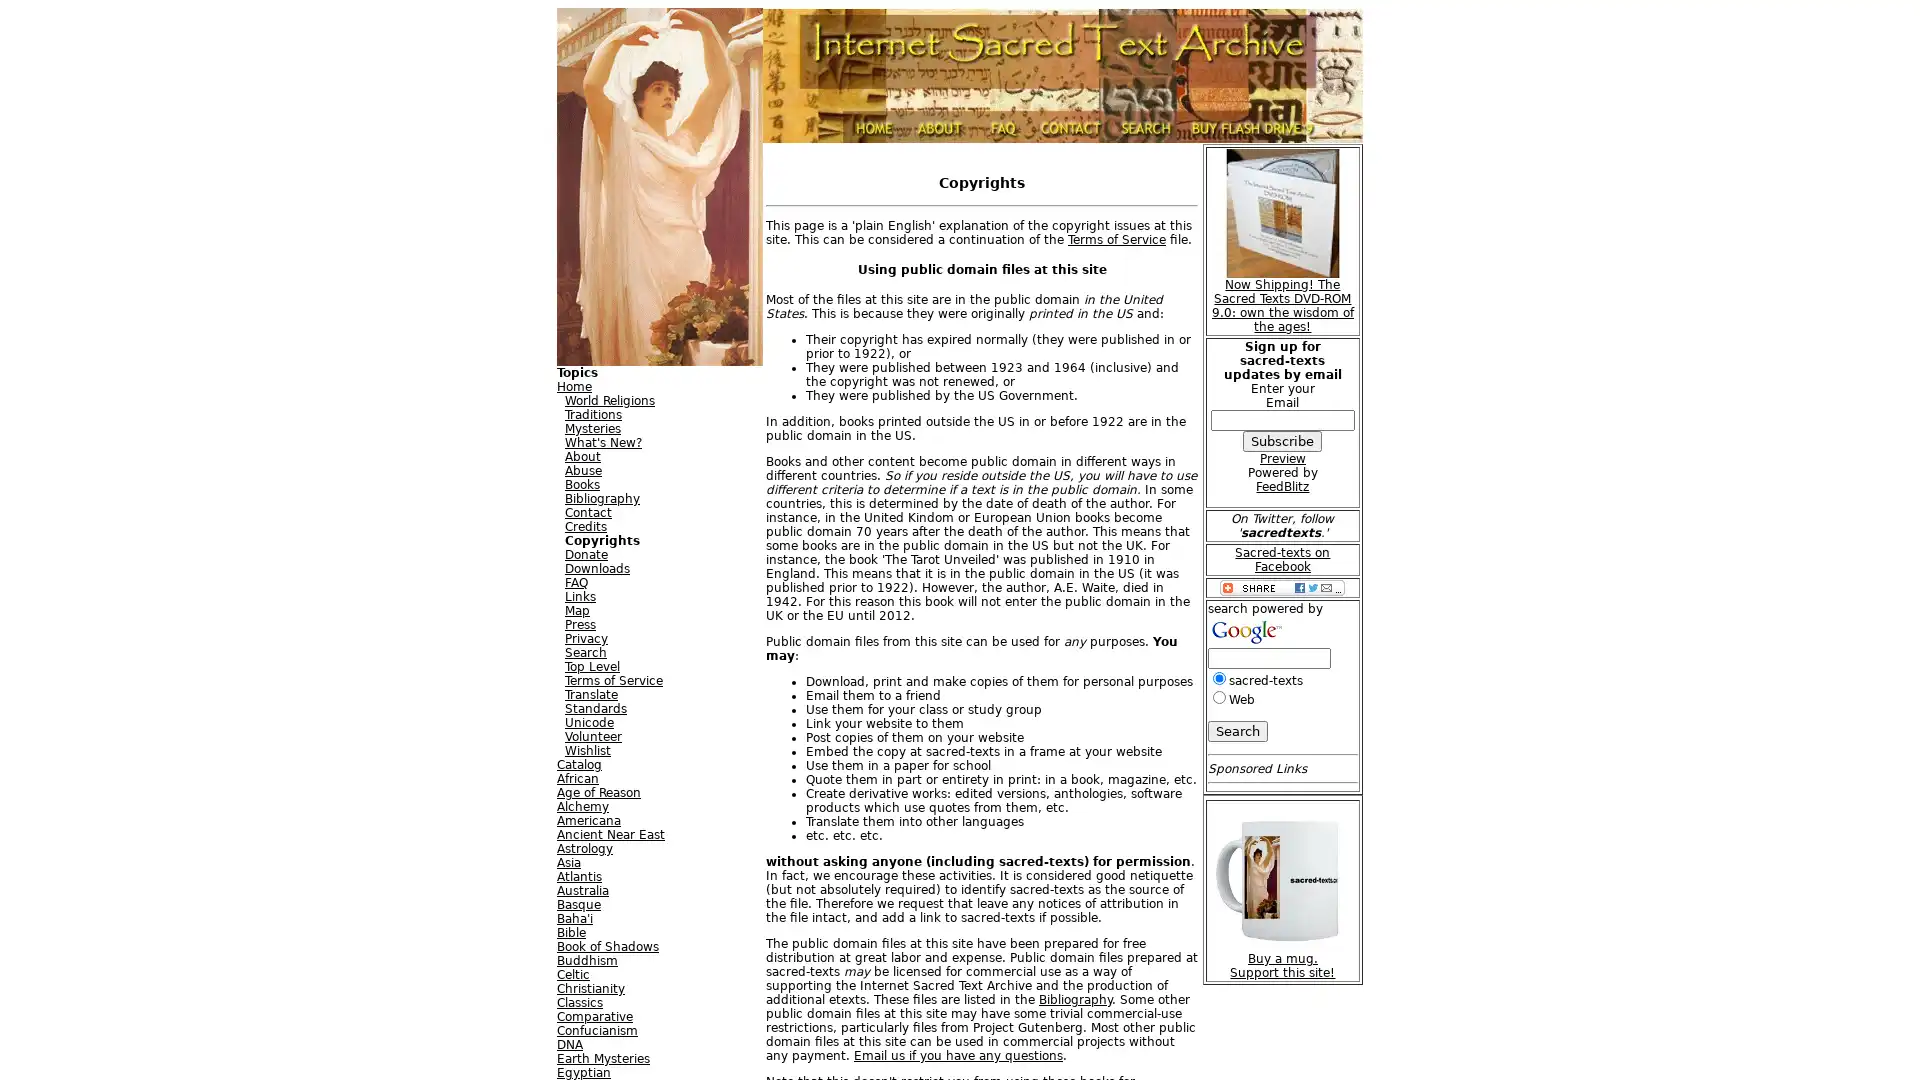 This screenshot has width=1920, height=1080. Describe the element at coordinates (1282, 439) in the screenshot. I see `Subscribe` at that location.